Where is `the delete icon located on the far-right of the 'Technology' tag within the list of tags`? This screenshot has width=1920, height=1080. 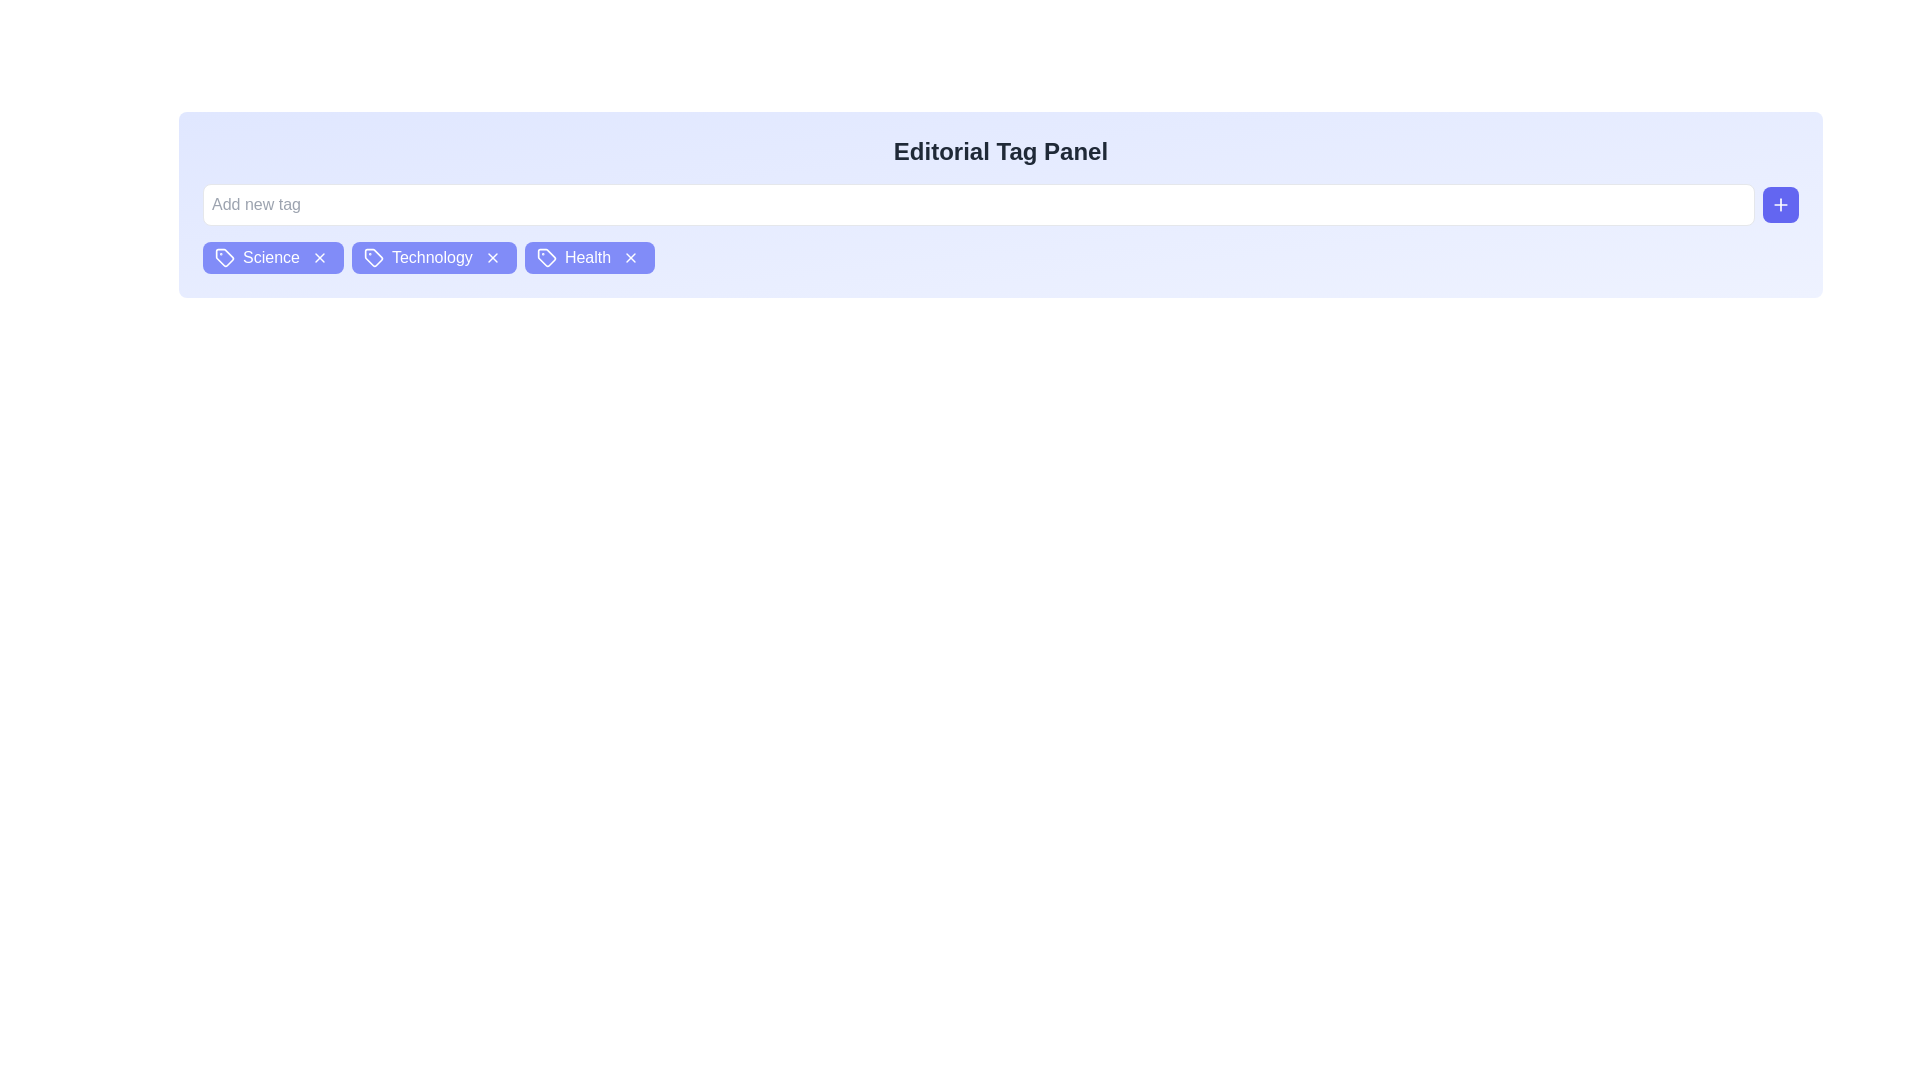
the delete icon located on the far-right of the 'Technology' tag within the list of tags is located at coordinates (492, 257).